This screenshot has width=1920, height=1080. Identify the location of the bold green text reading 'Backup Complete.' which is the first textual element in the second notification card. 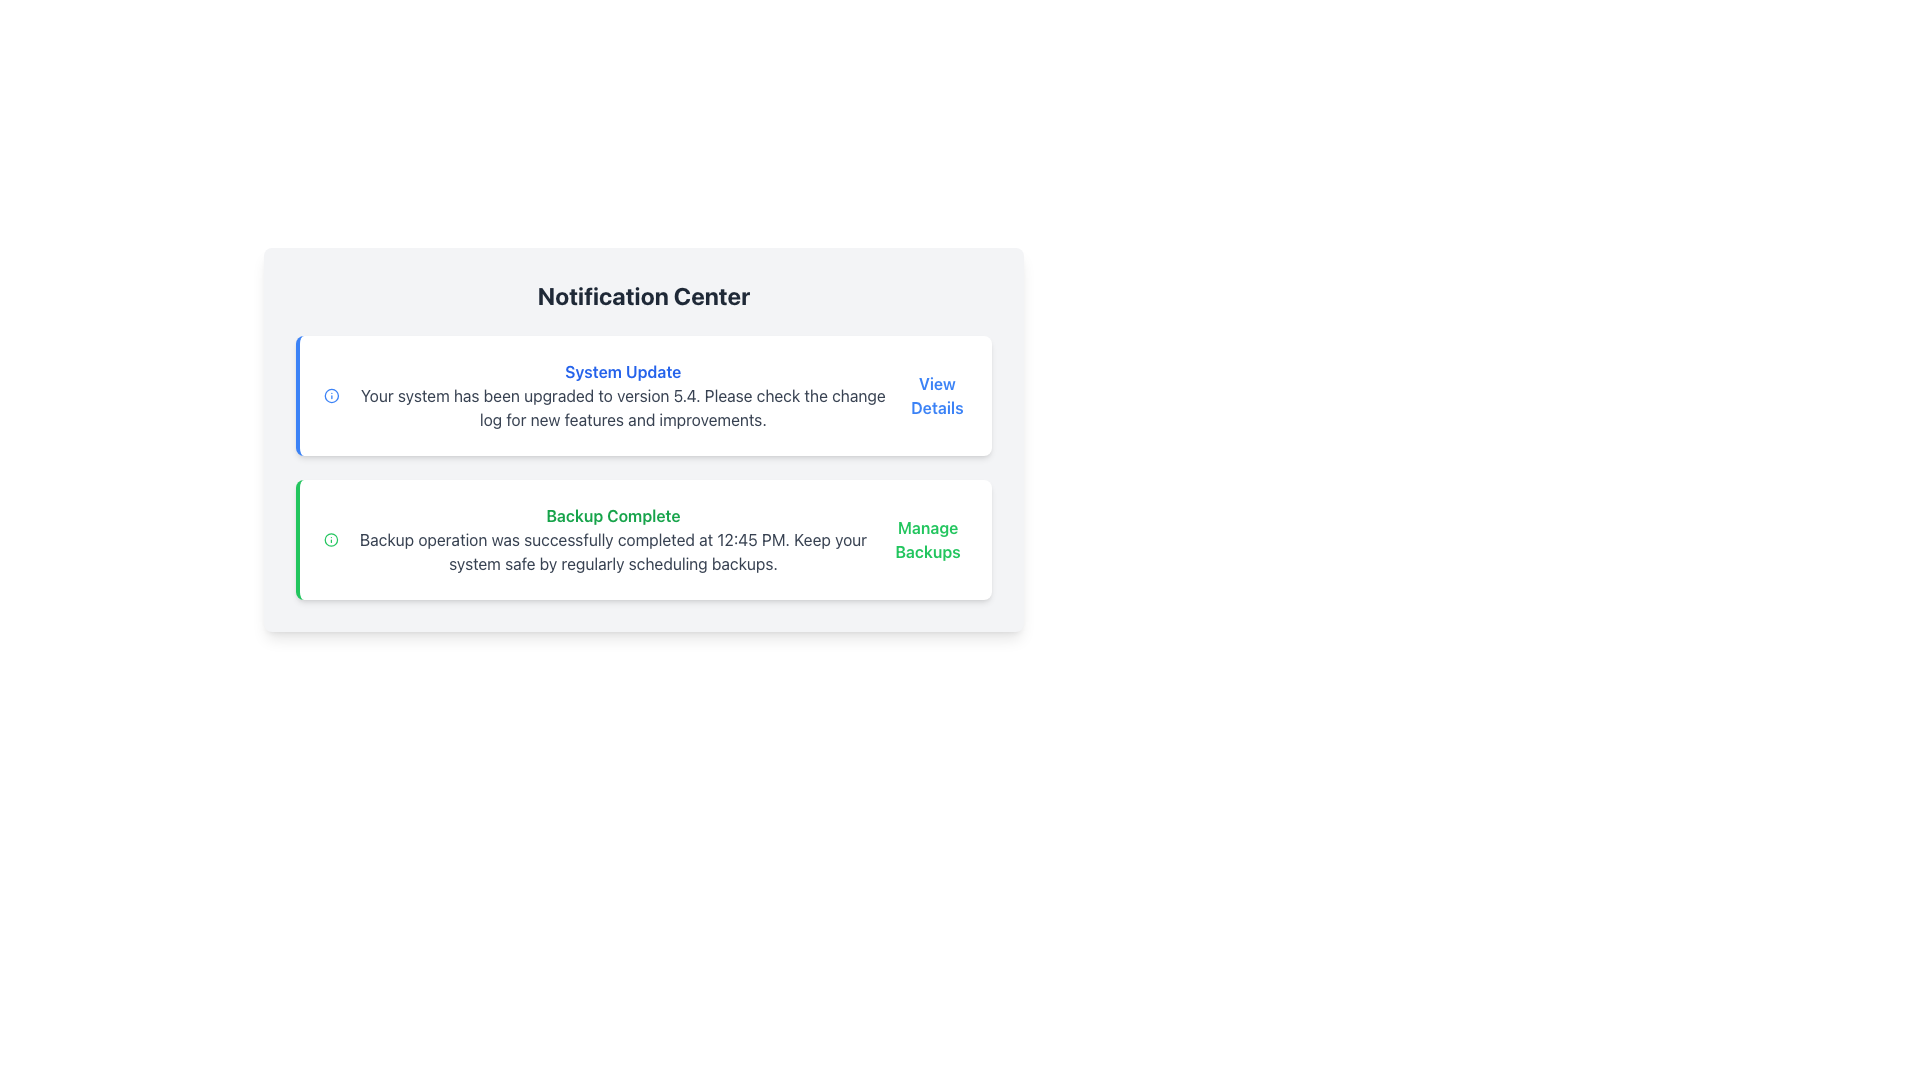
(612, 515).